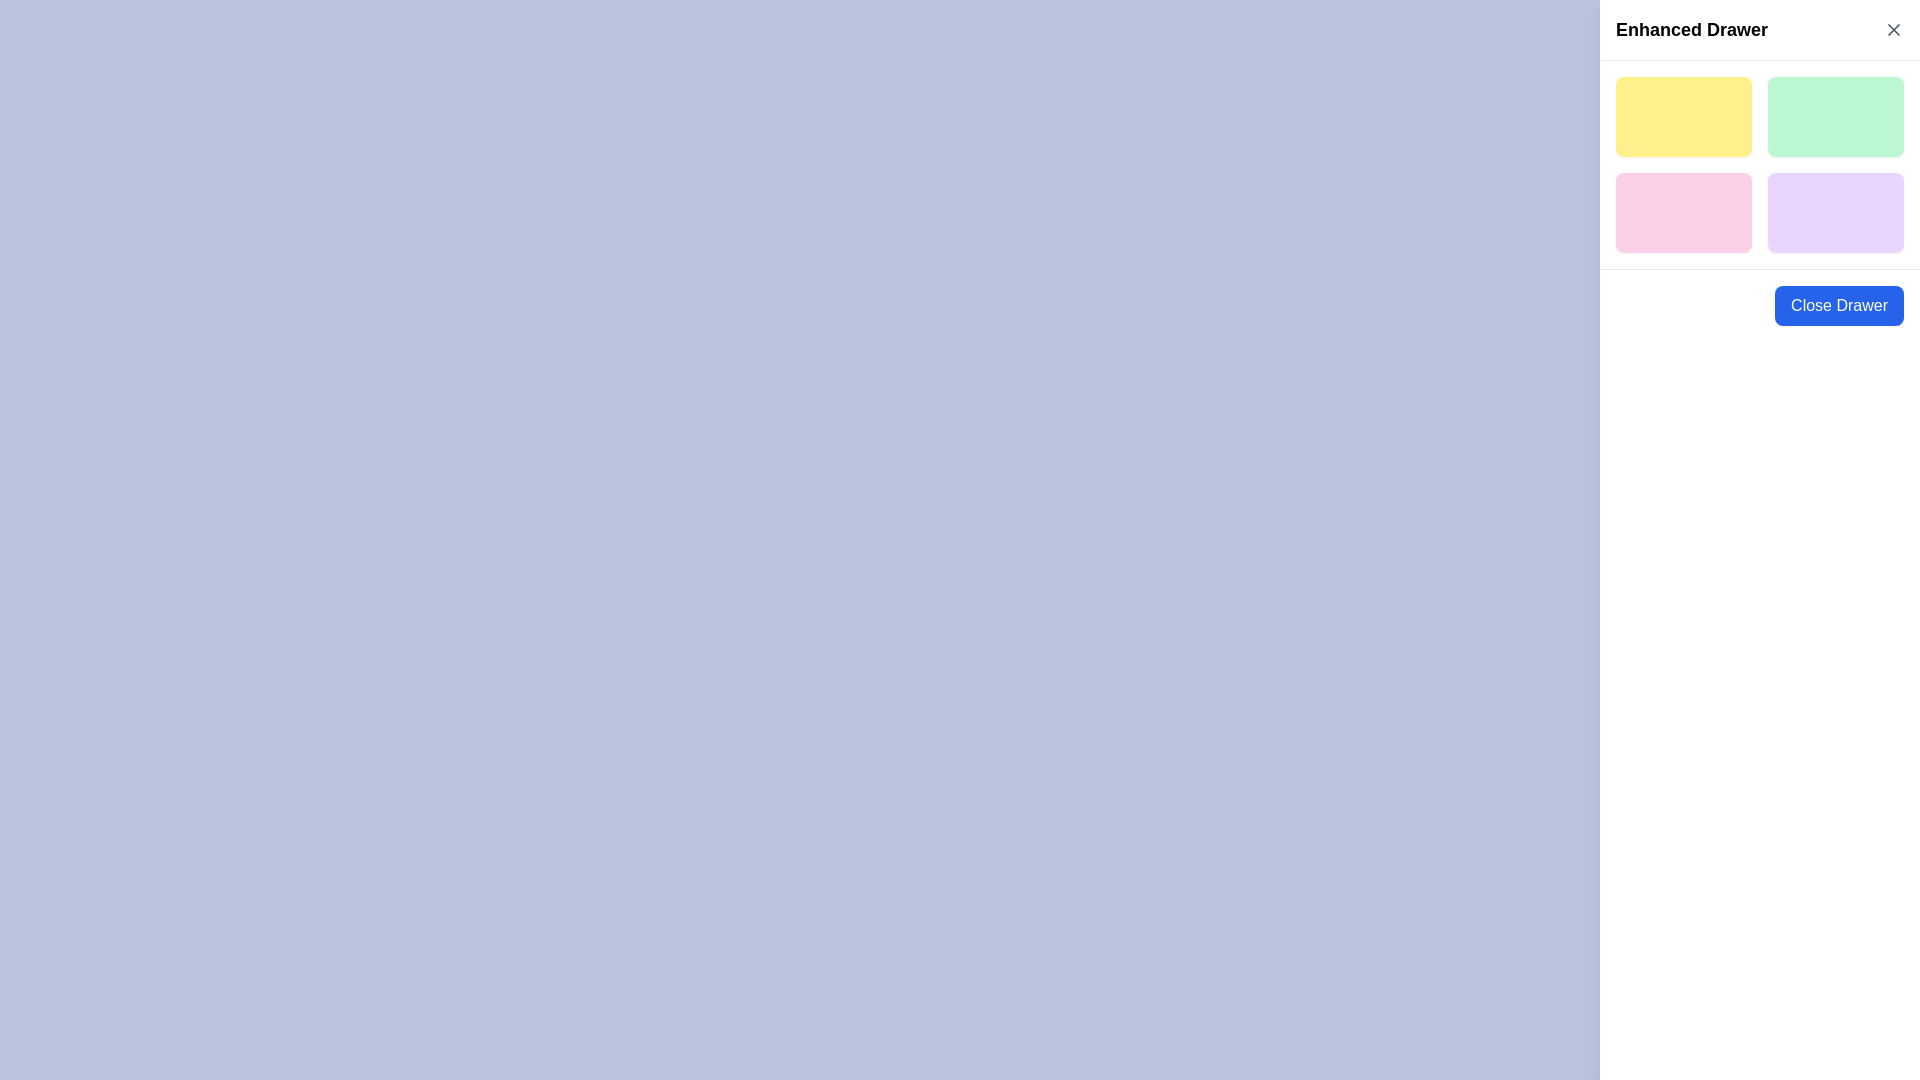  Describe the element at coordinates (1893, 30) in the screenshot. I see `the gray cross icon button located at the top-right corner of the 'Enhanced Drawer' header` at that location.